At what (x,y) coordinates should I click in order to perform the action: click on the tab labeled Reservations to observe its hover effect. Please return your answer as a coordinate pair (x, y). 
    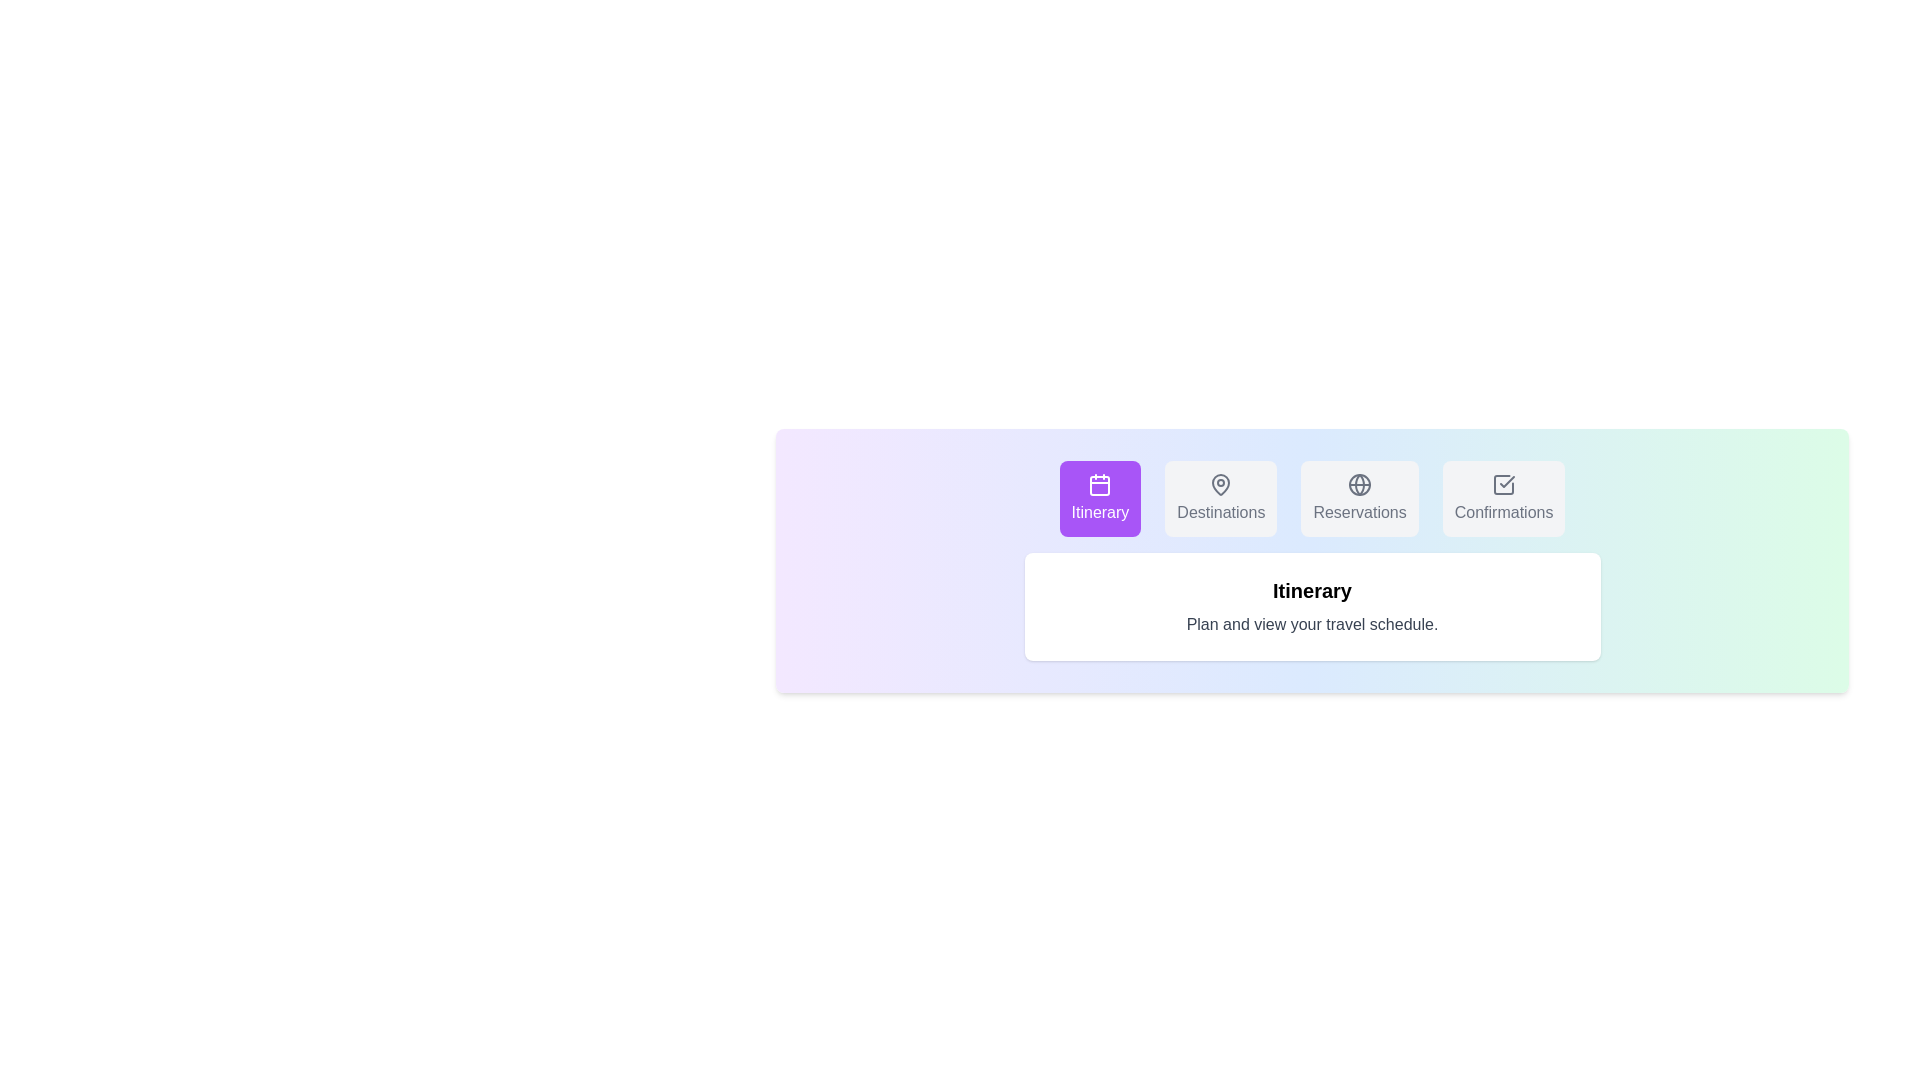
    Looking at the image, I should click on (1359, 497).